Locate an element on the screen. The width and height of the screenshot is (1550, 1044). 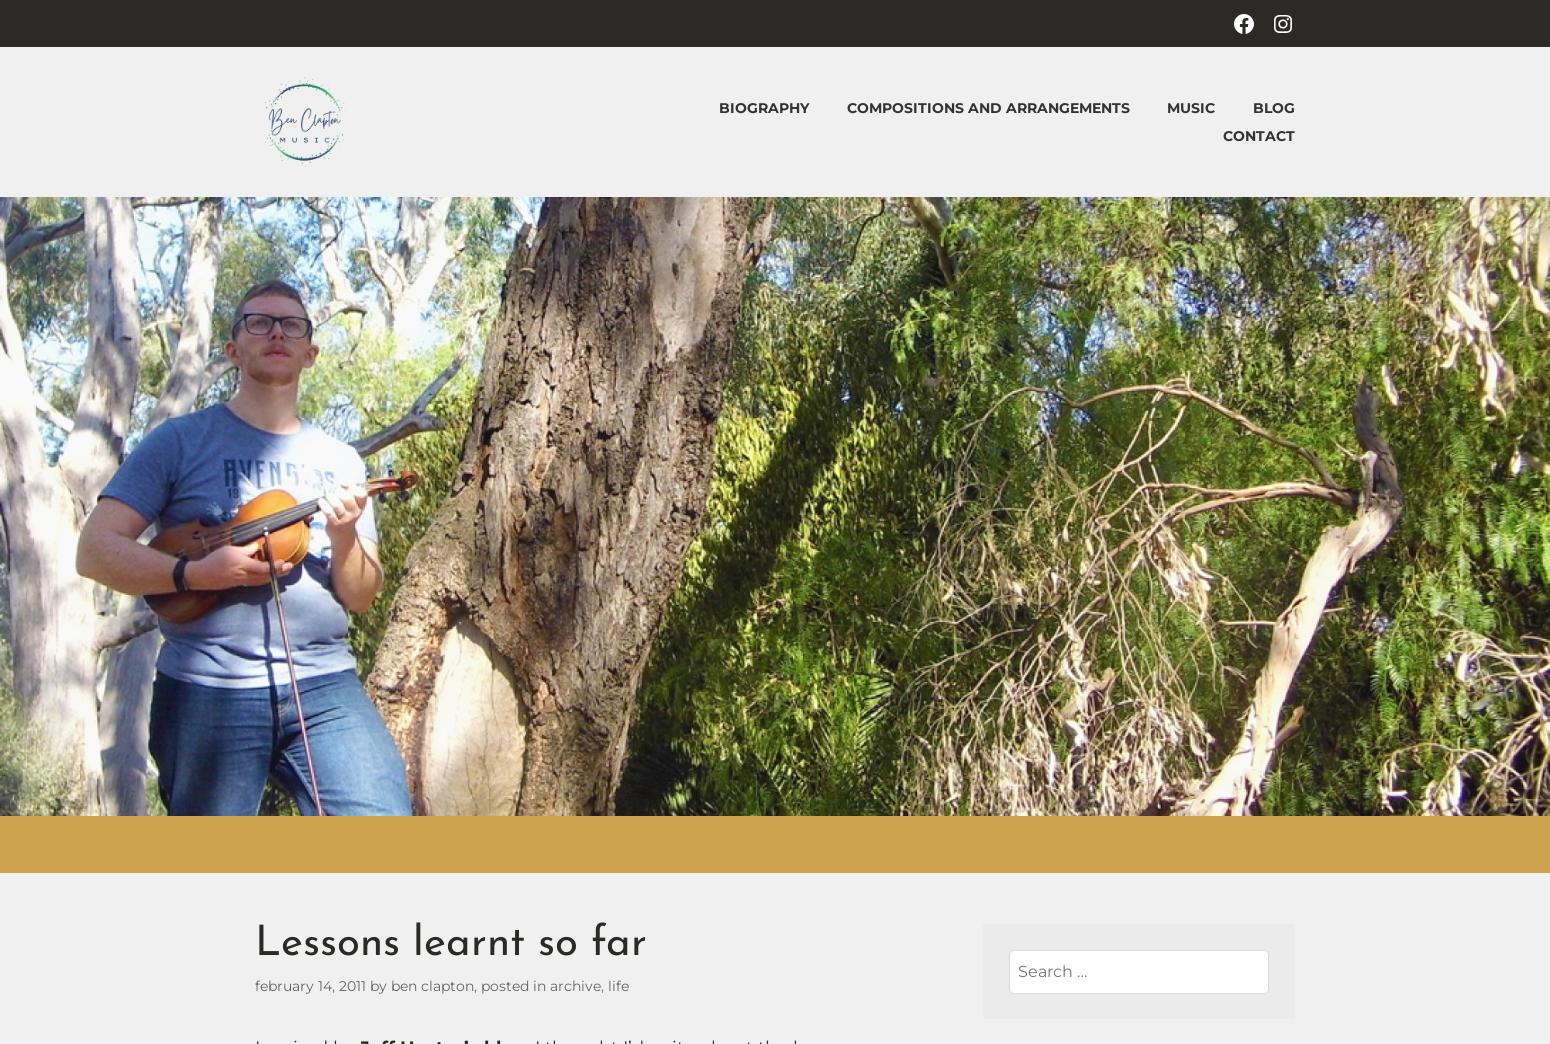
'Biography' is located at coordinates (763, 107).